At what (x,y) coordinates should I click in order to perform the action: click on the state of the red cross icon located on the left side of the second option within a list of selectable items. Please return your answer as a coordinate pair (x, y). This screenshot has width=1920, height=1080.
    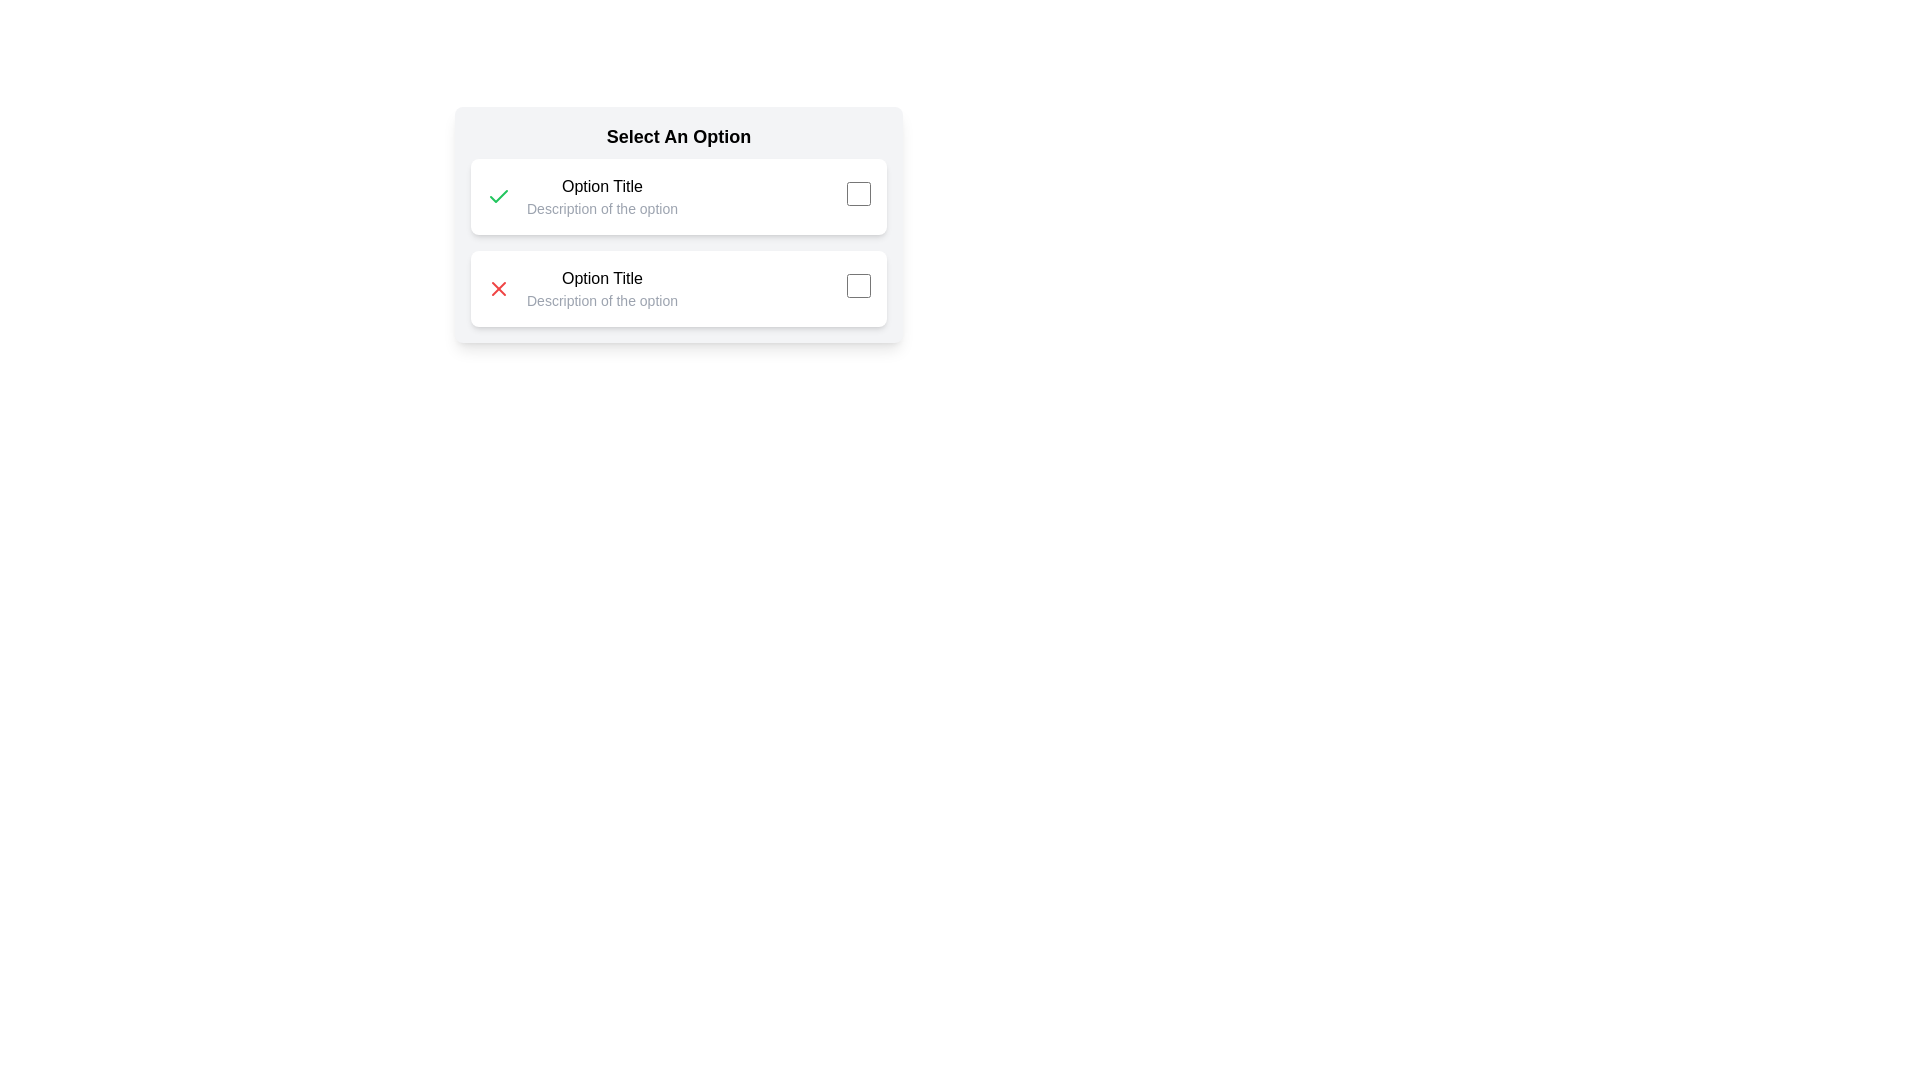
    Looking at the image, I should click on (499, 289).